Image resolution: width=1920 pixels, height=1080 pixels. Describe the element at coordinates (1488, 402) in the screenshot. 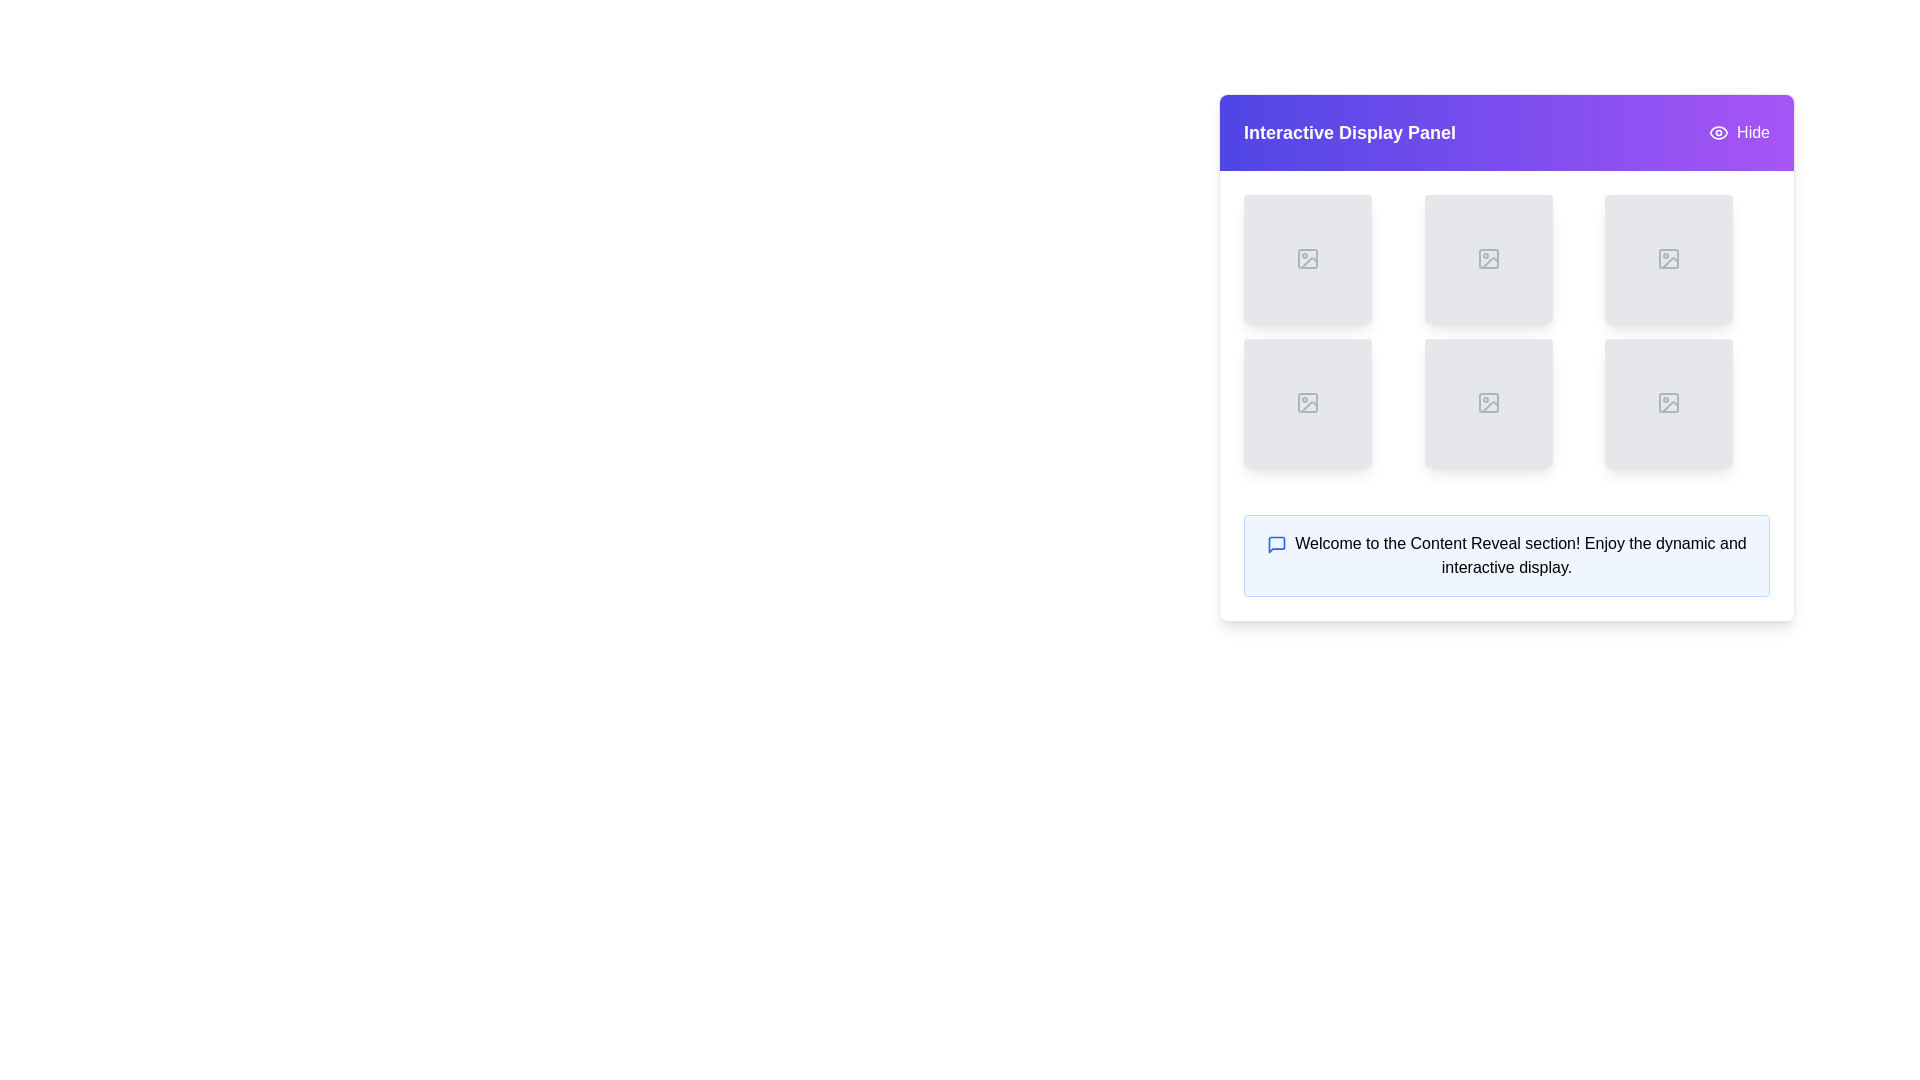

I see `the bottom-center placeholder component in the grid layout for interaction` at that location.